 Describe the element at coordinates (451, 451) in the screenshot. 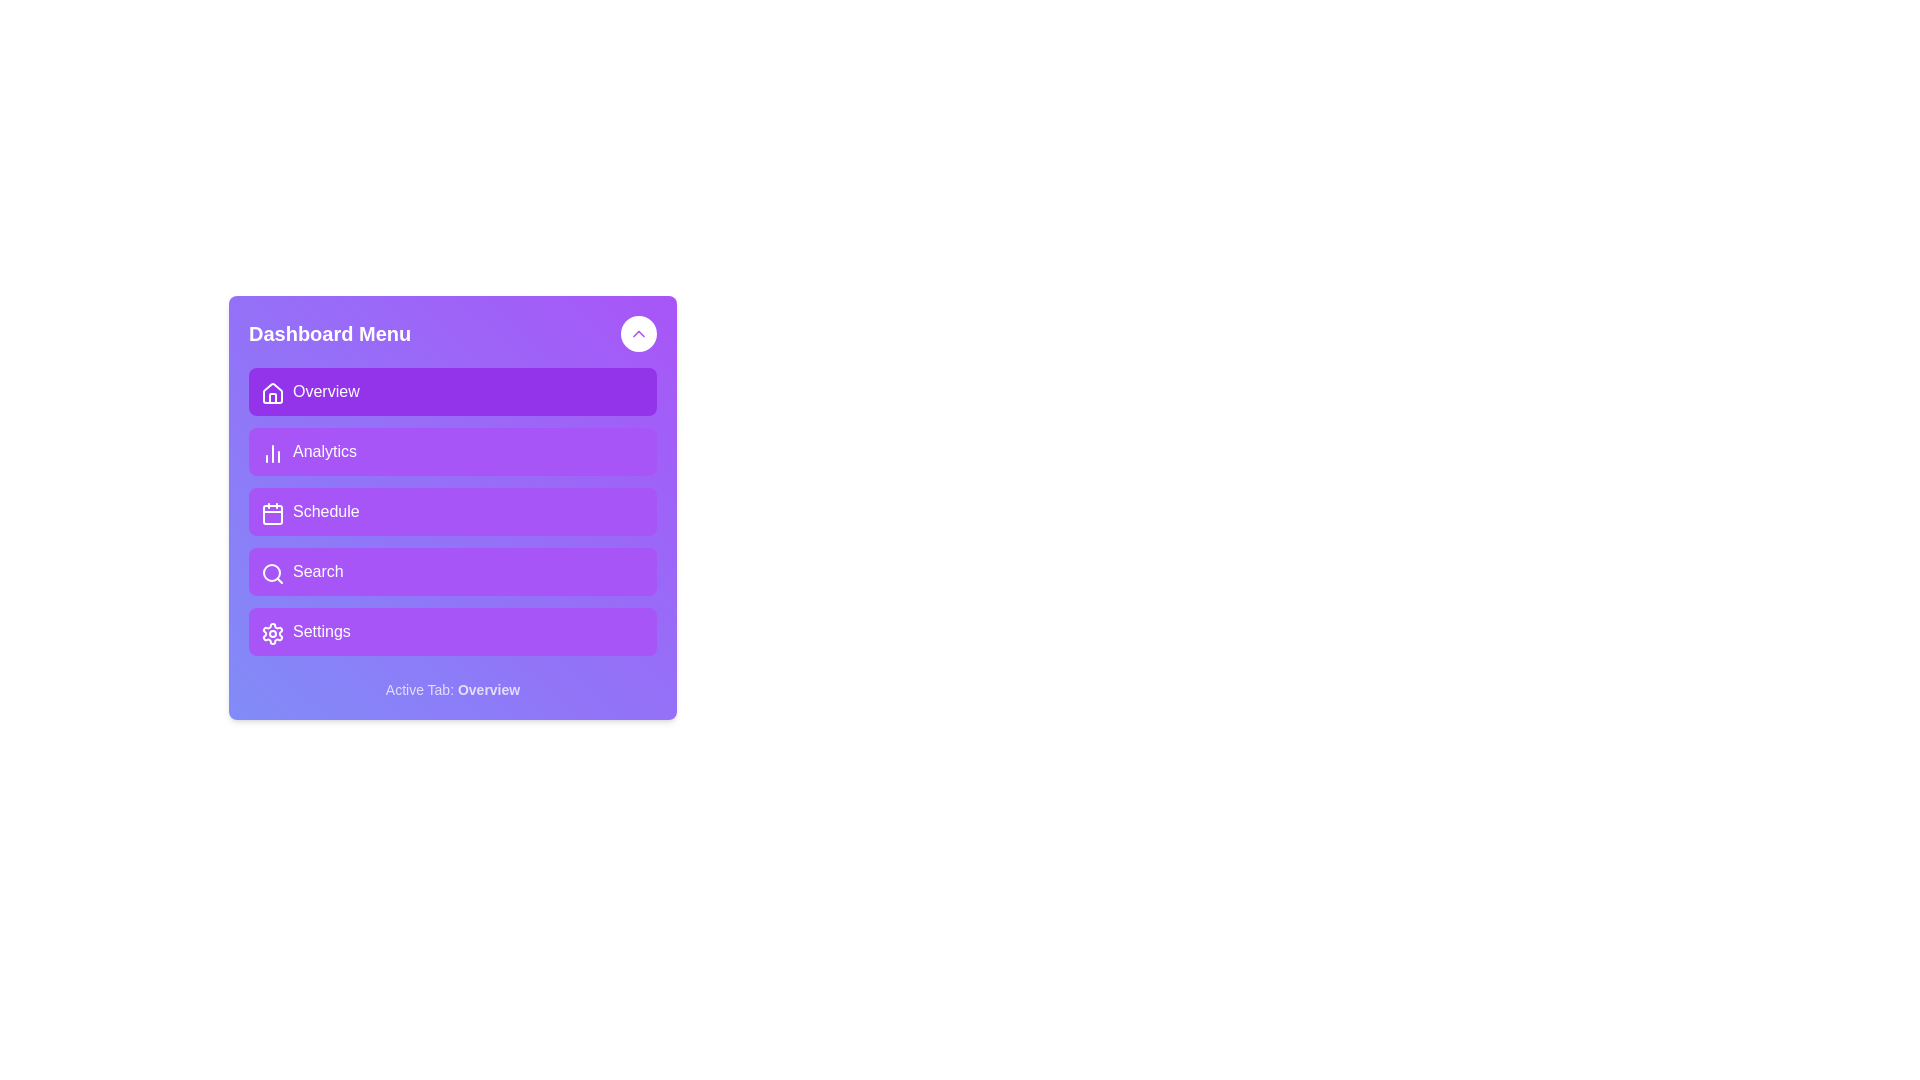

I see `the 'Analytics' button located below the 'Overview' button and above the 'Schedule' button in the sidebar` at that location.